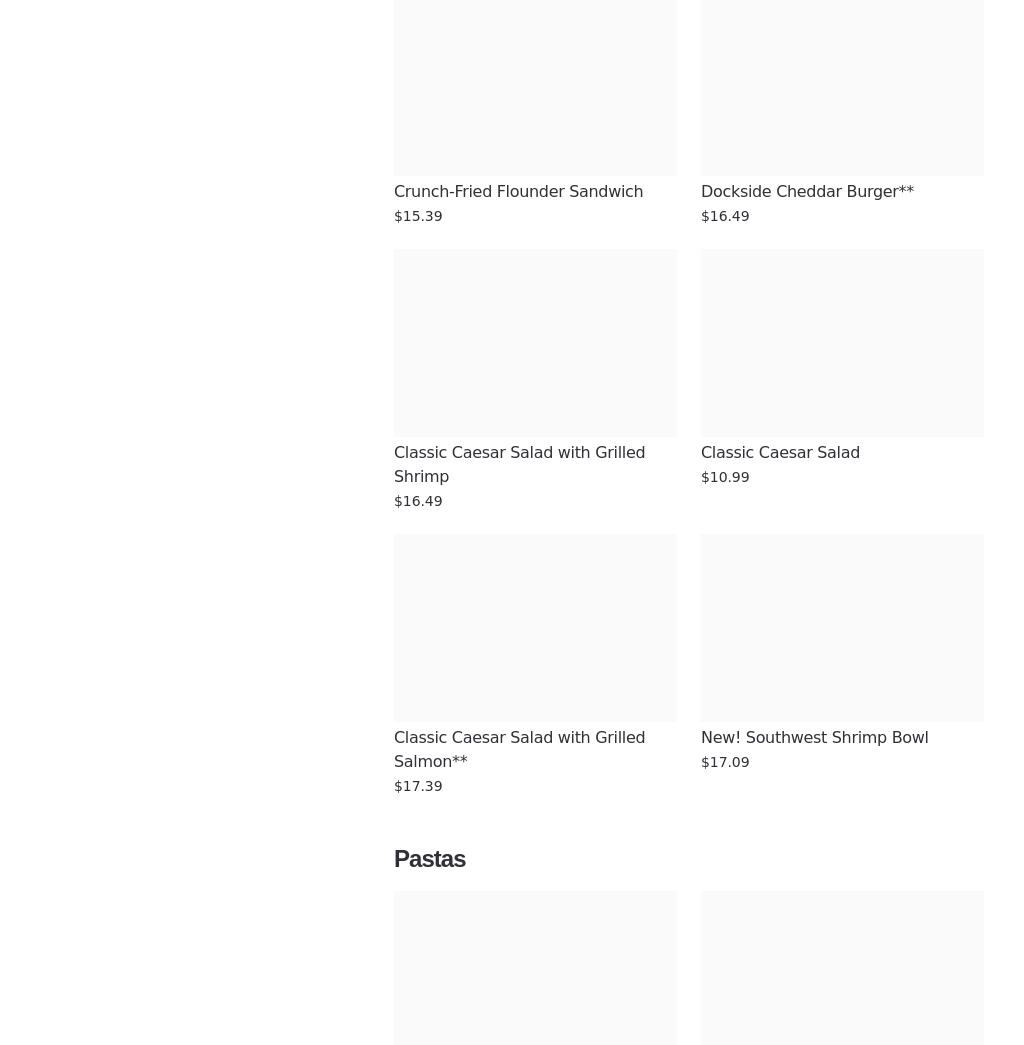  I want to click on '$17.39', so click(416, 786).